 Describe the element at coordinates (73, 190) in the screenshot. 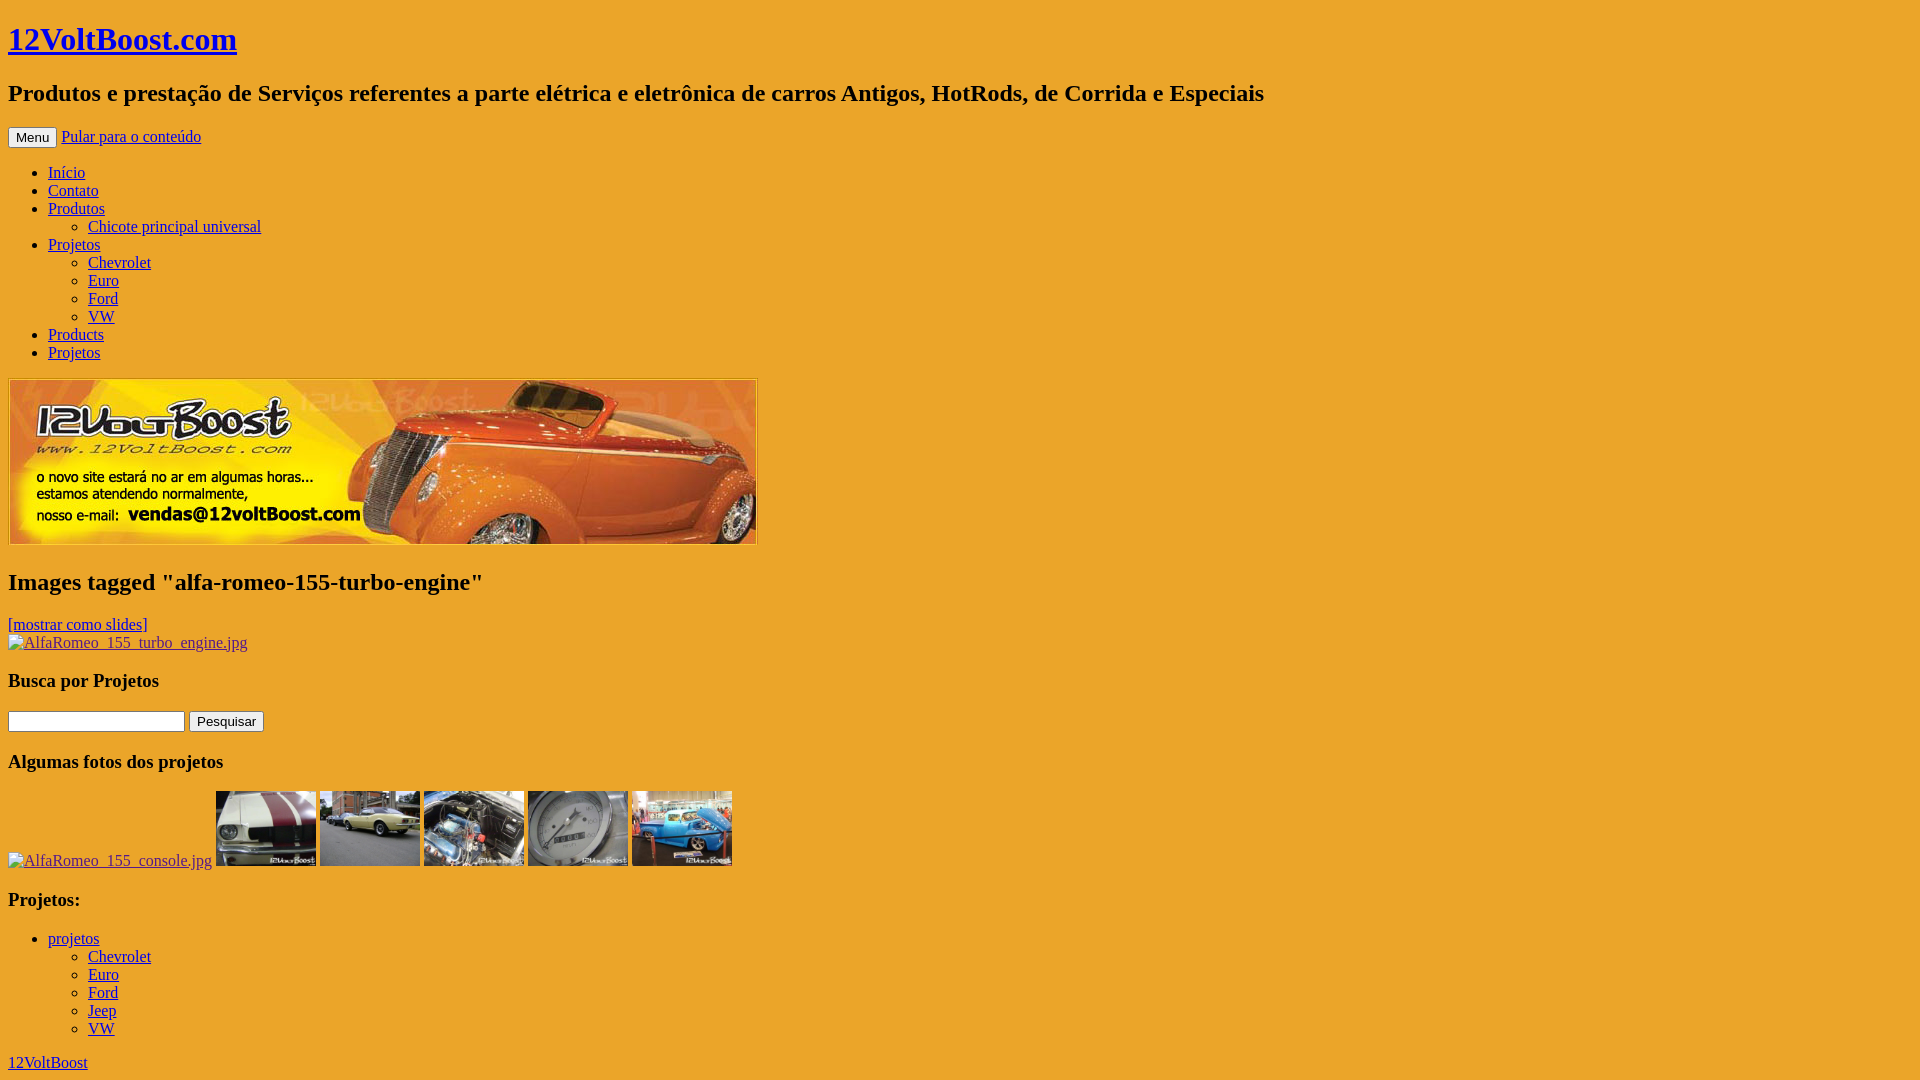

I see `'Contato'` at that location.